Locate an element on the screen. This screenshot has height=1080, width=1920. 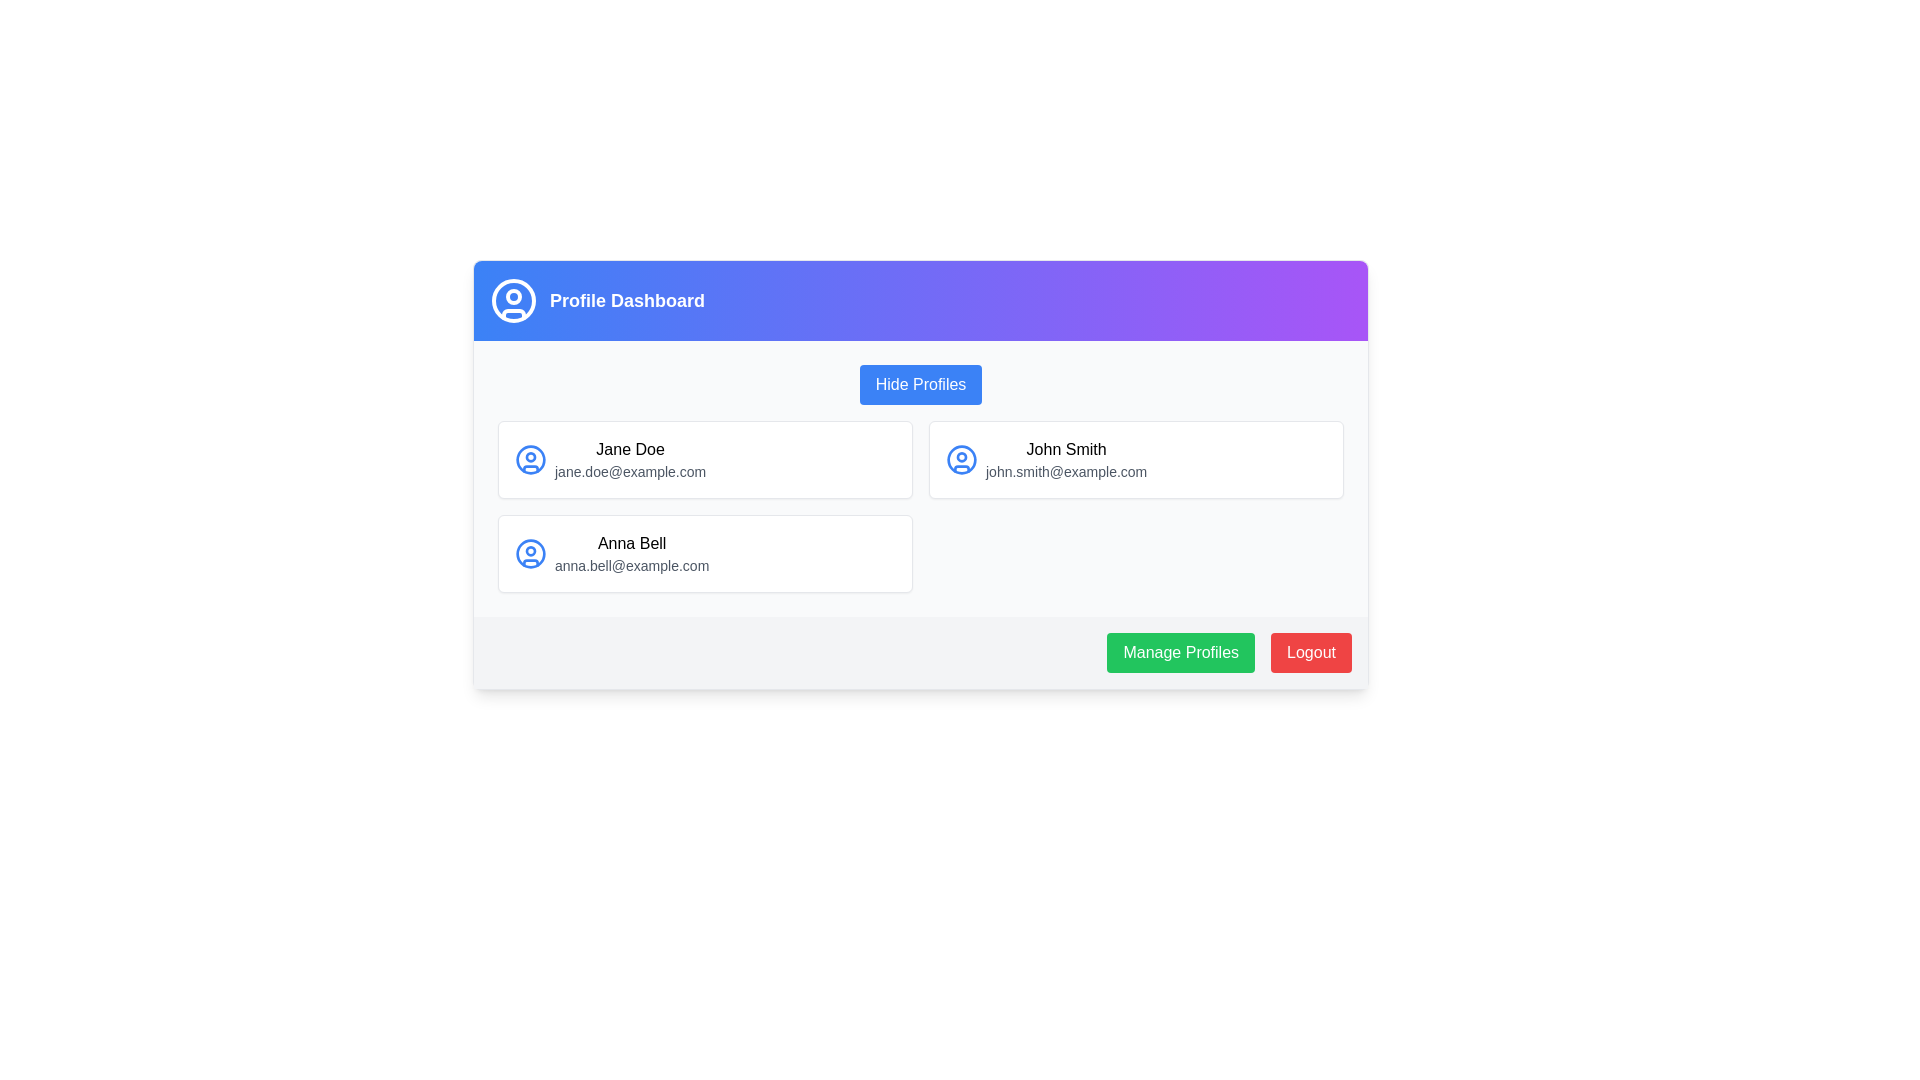
the profile icon representing 'Jane Doe' located is located at coordinates (531, 459).